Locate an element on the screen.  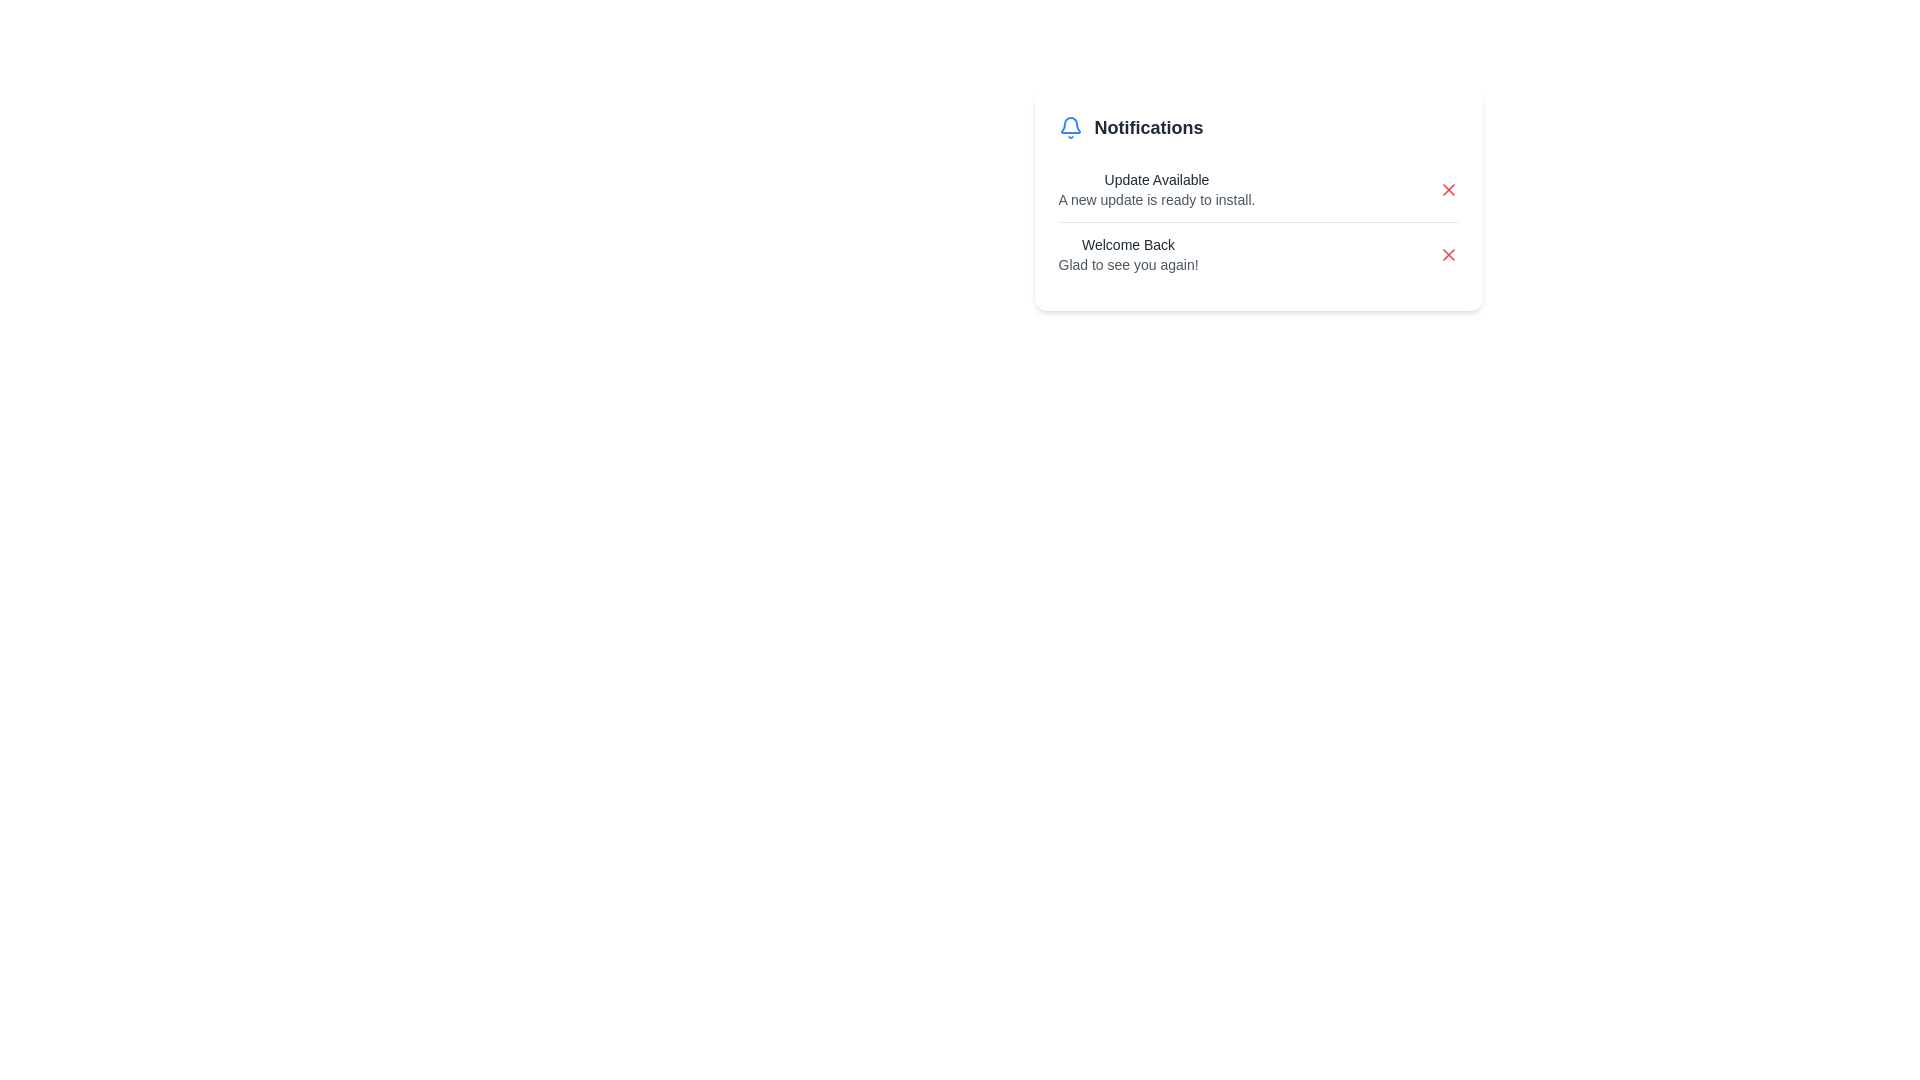
the close button for the 'Update Available' notification card located at the rightmost edge of the card to observe visual feedback is located at coordinates (1448, 189).